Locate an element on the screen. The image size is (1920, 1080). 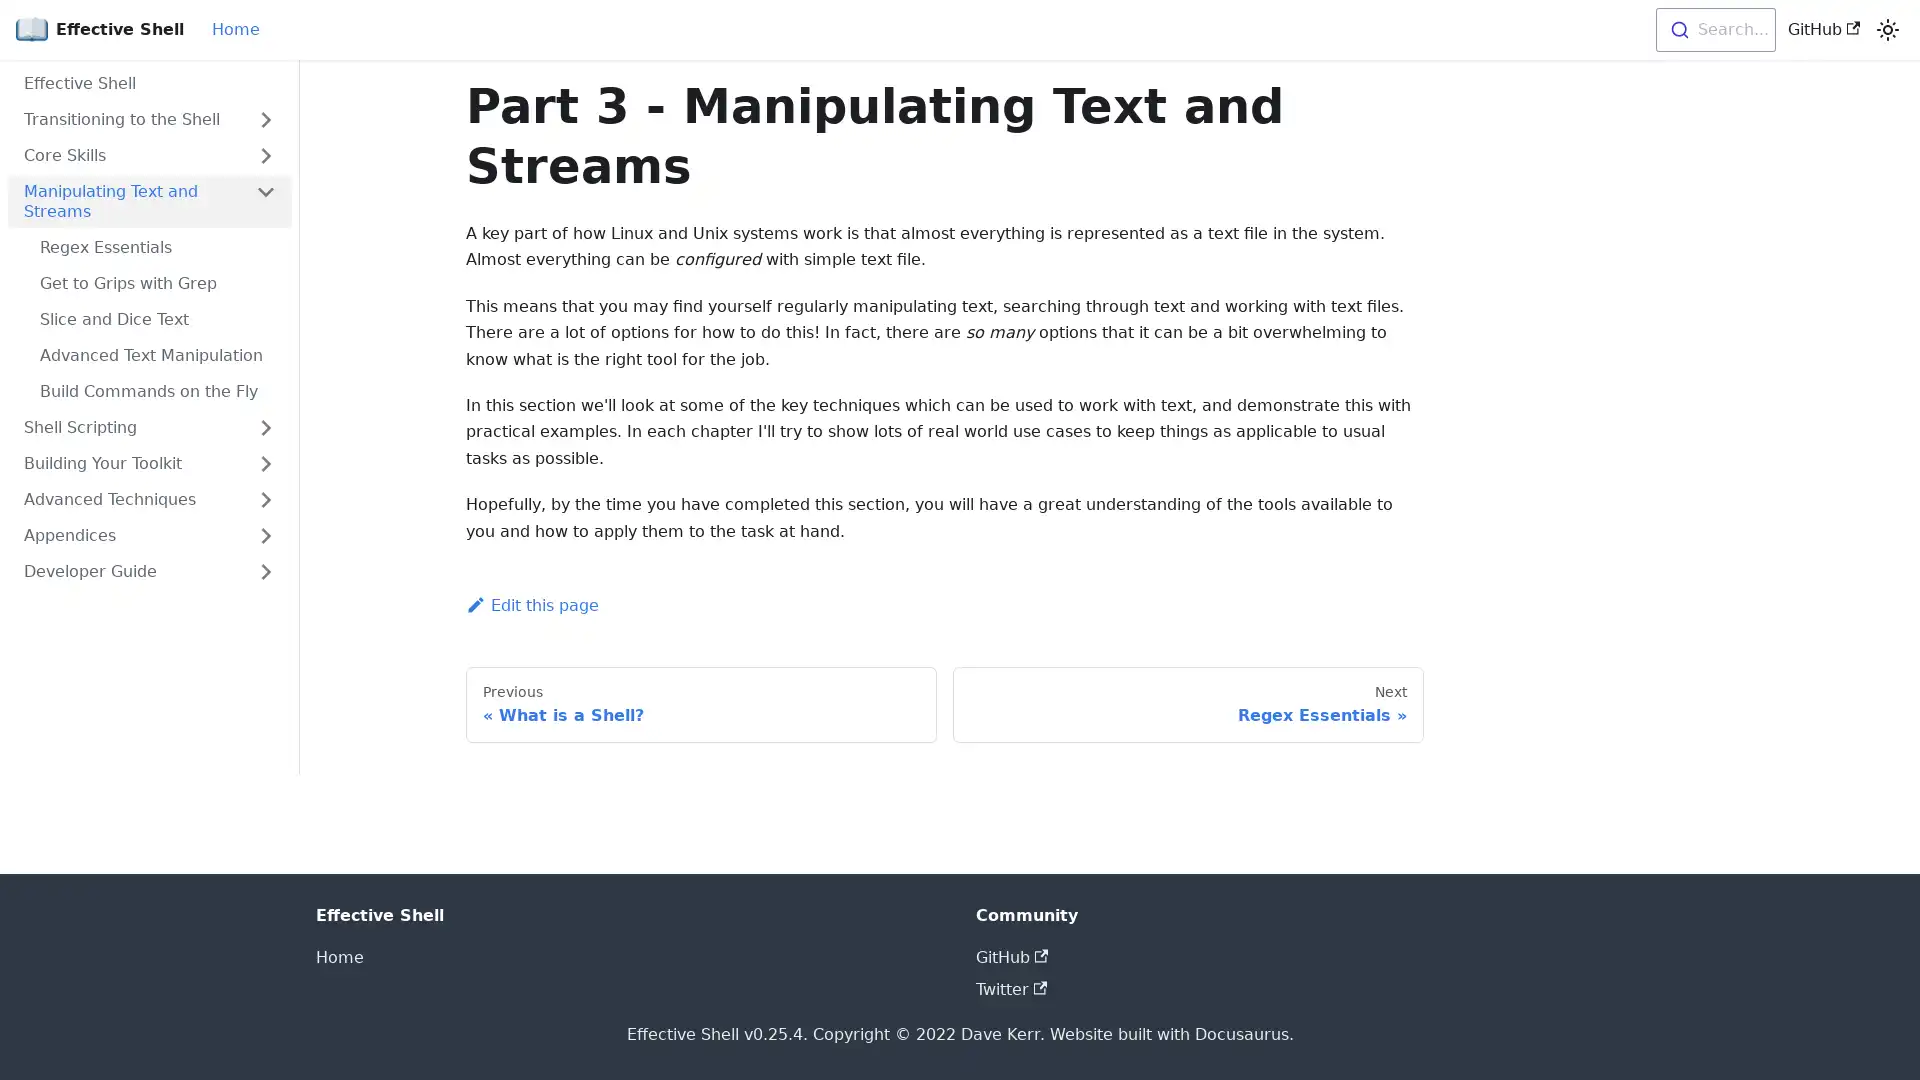
Toggle the collapsible sidebar category 'Transitioning to the Shell' is located at coordinates (264, 119).